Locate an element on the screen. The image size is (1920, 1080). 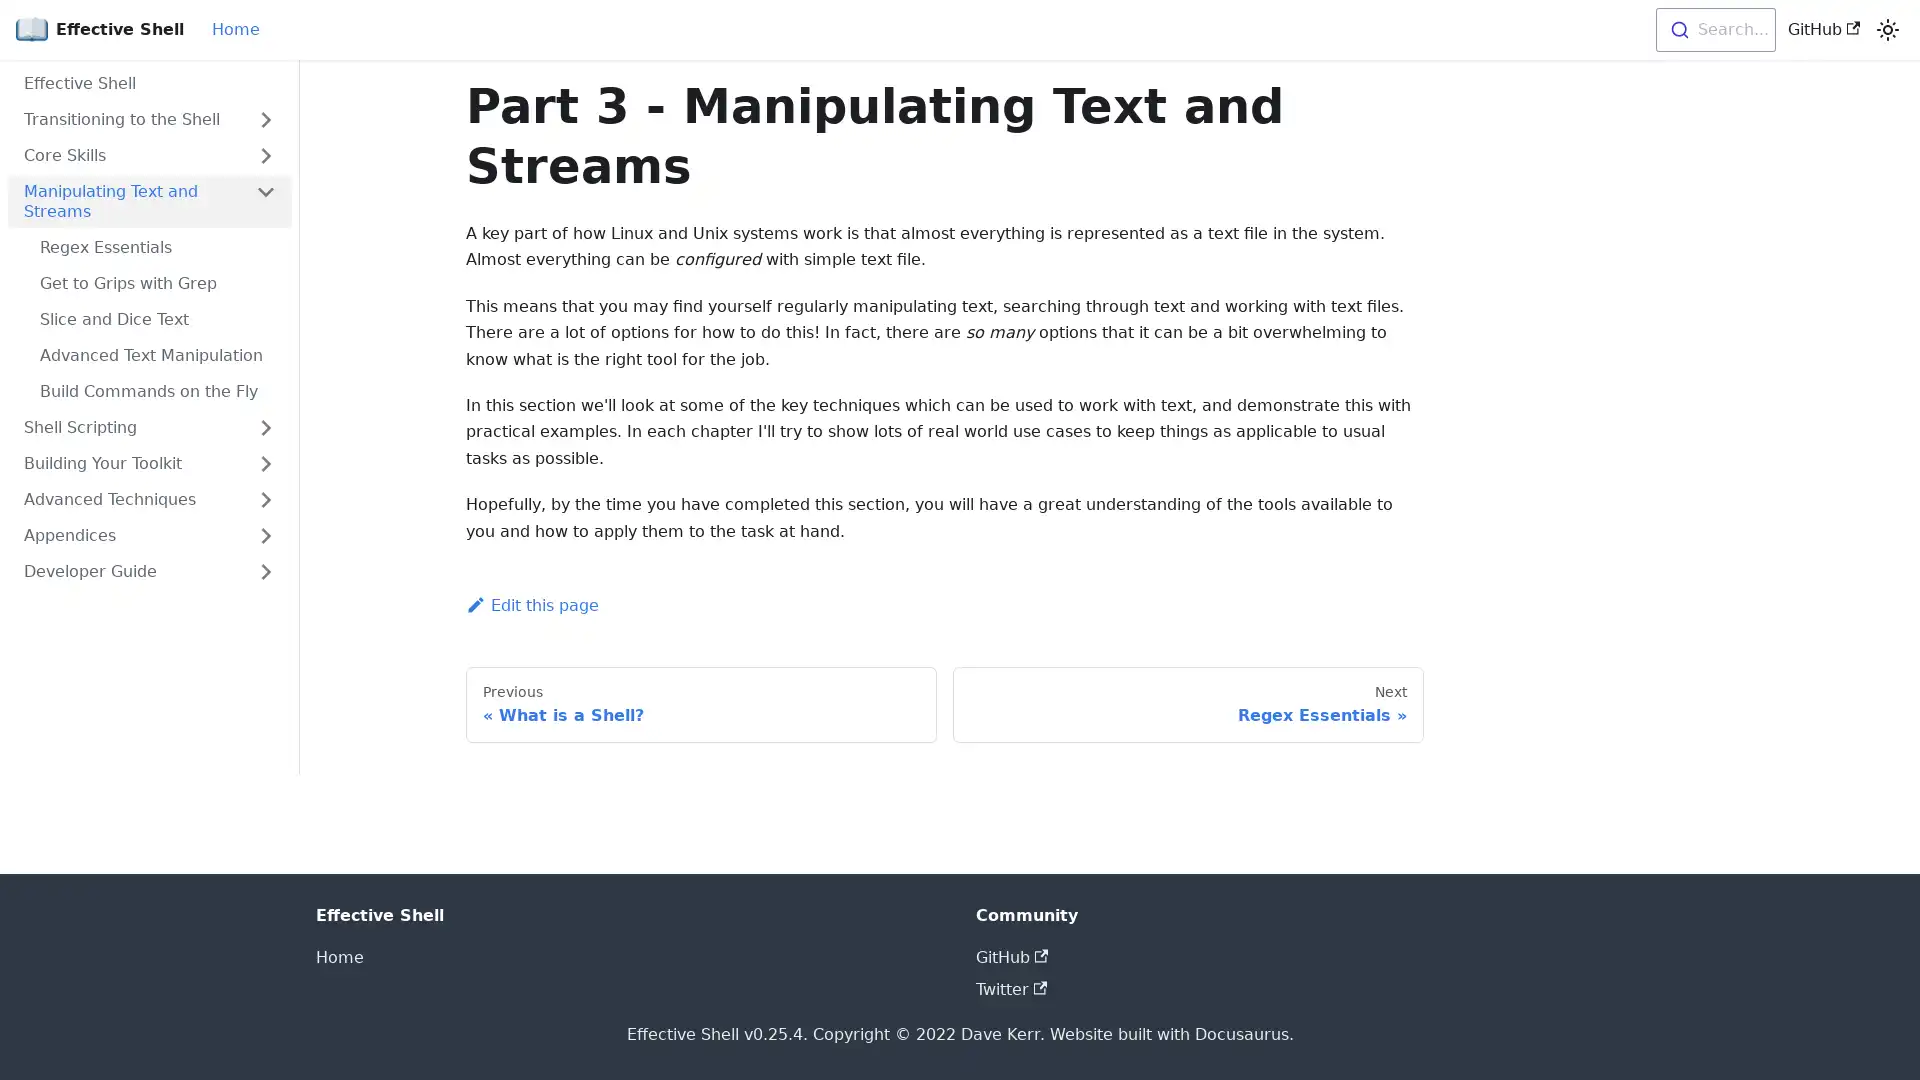
Toggle the collapsible sidebar category 'Transitioning to the Shell' is located at coordinates (264, 119).